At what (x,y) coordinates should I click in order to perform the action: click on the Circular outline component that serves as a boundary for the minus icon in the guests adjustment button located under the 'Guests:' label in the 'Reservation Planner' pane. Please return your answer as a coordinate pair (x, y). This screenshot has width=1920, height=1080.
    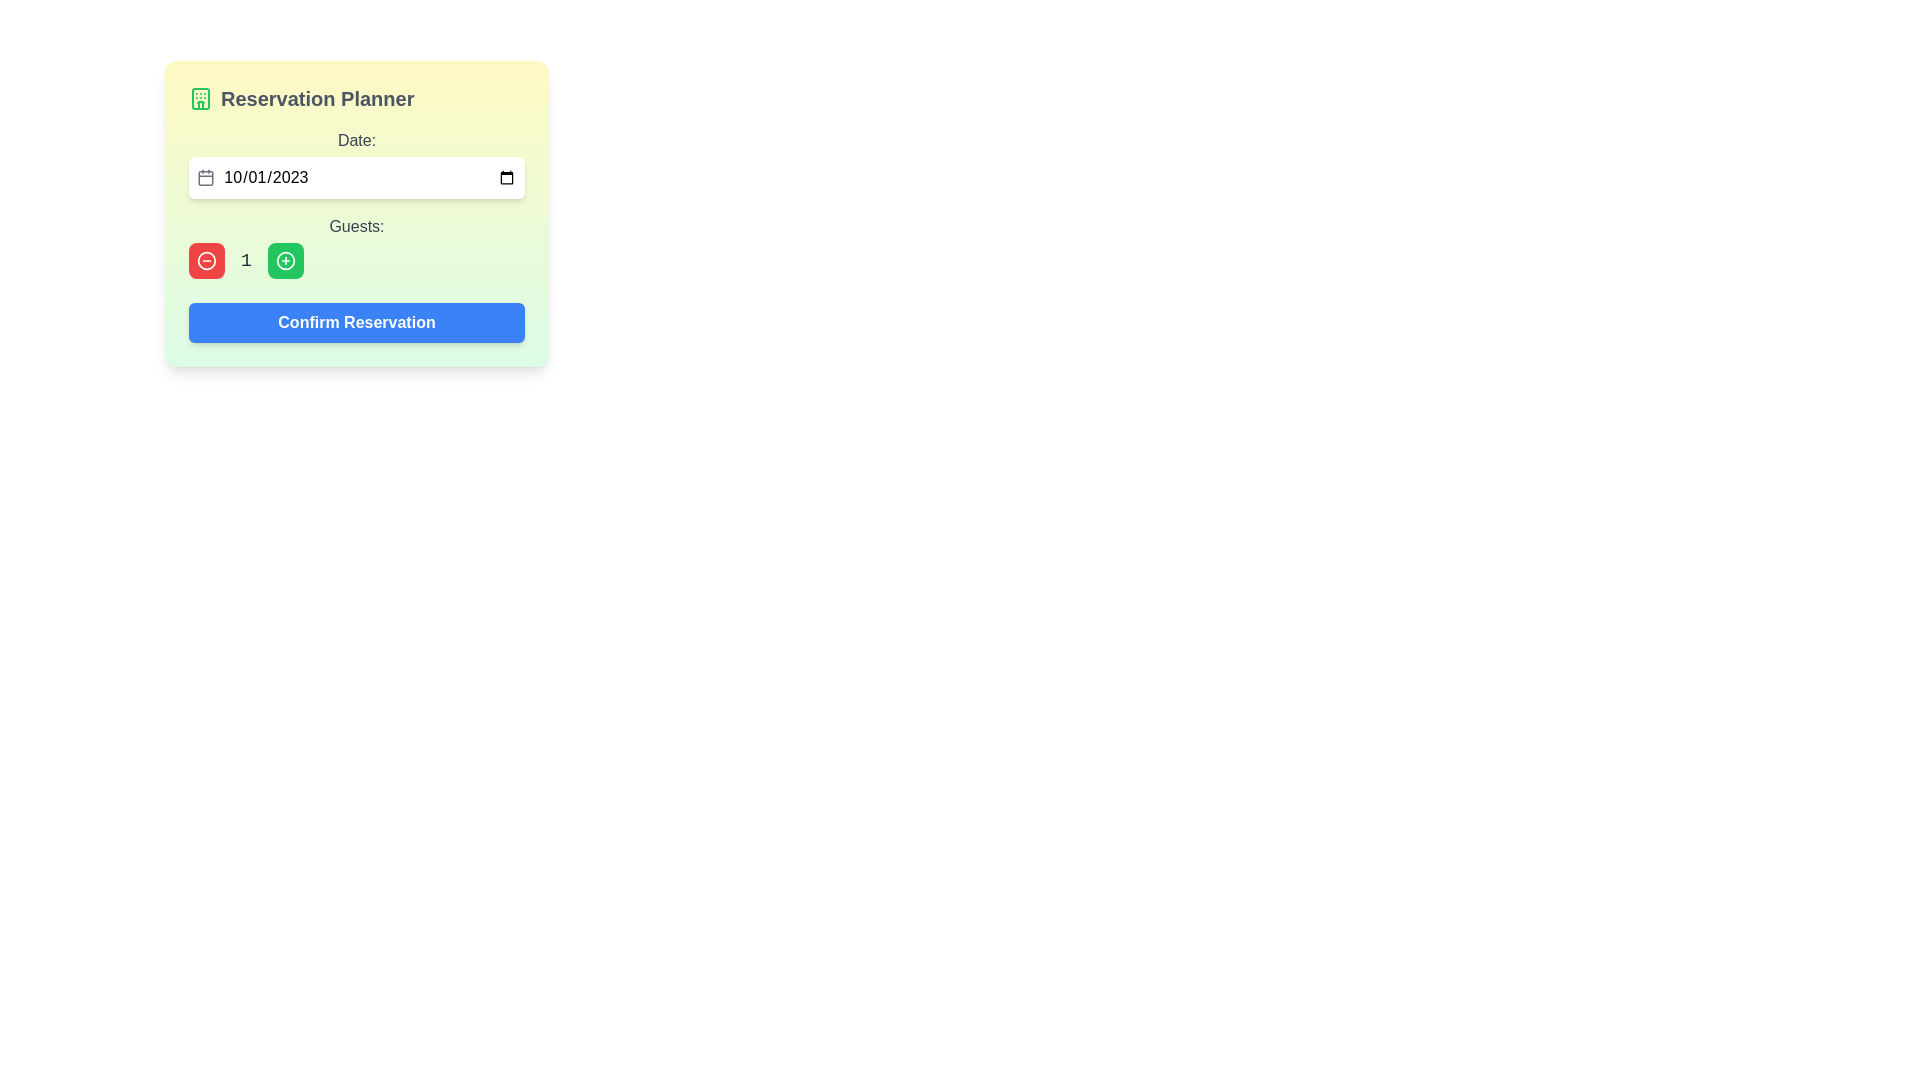
    Looking at the image, I should click on (206, 260).